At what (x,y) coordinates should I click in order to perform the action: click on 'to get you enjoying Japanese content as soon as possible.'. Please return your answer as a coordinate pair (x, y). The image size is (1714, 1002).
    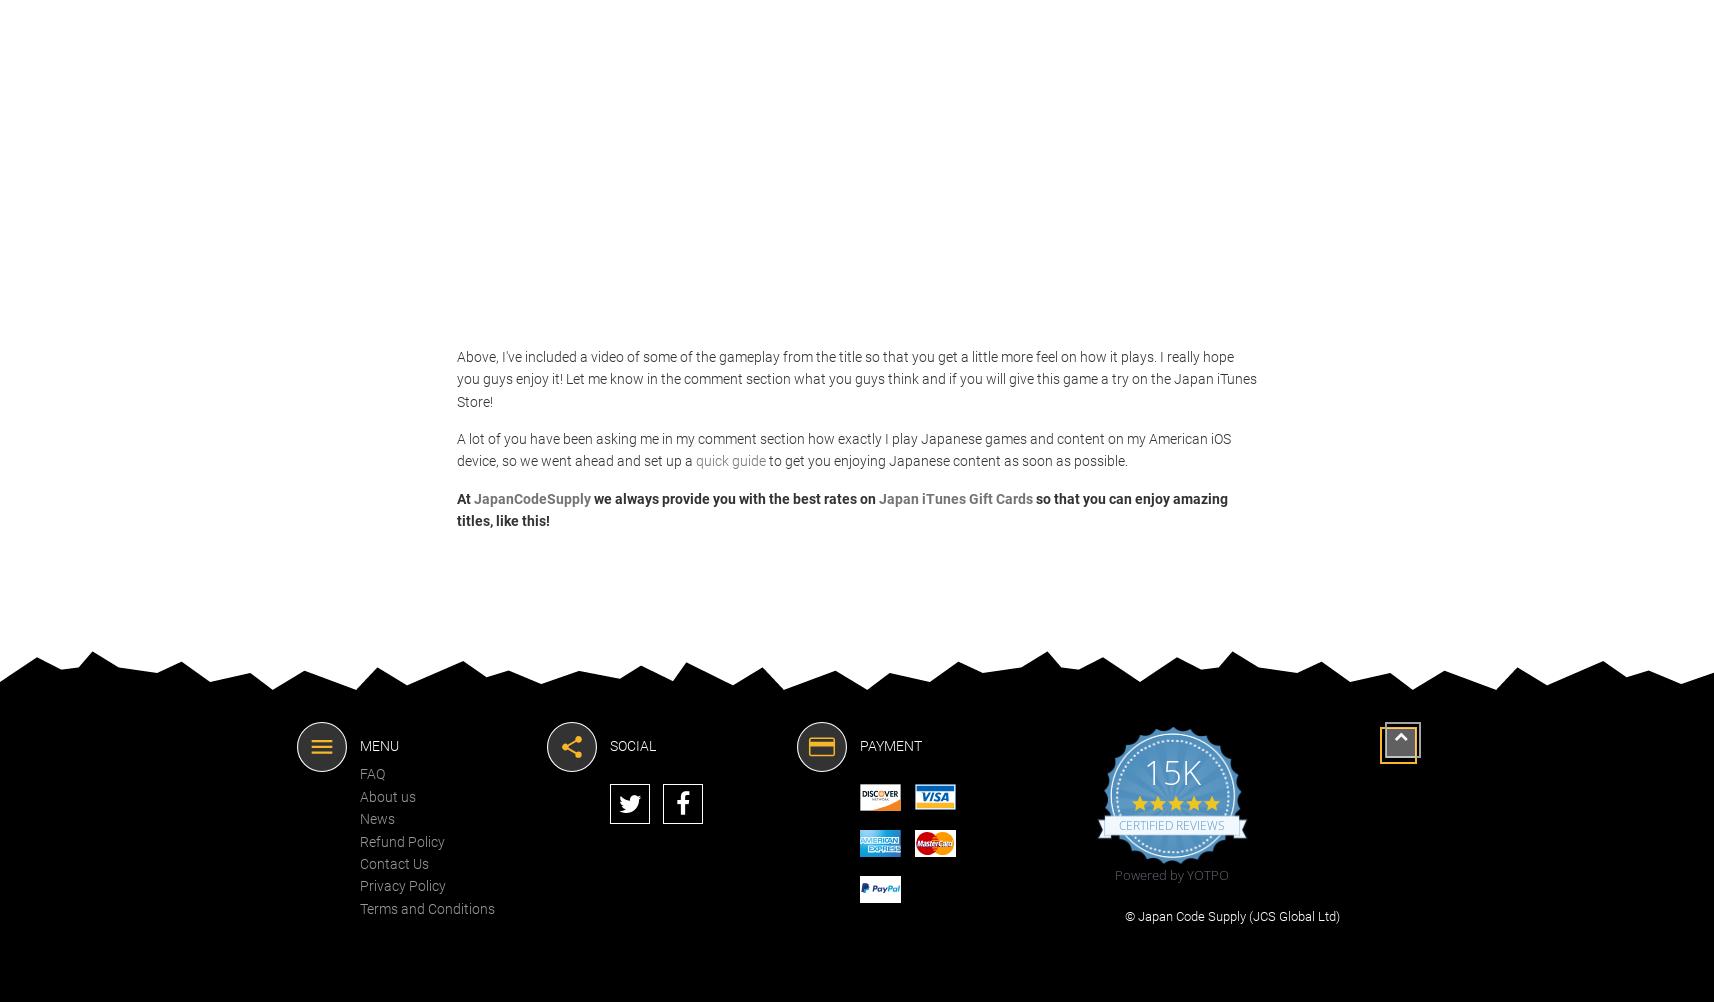
    Looking at the image, I should click on (765, 460).